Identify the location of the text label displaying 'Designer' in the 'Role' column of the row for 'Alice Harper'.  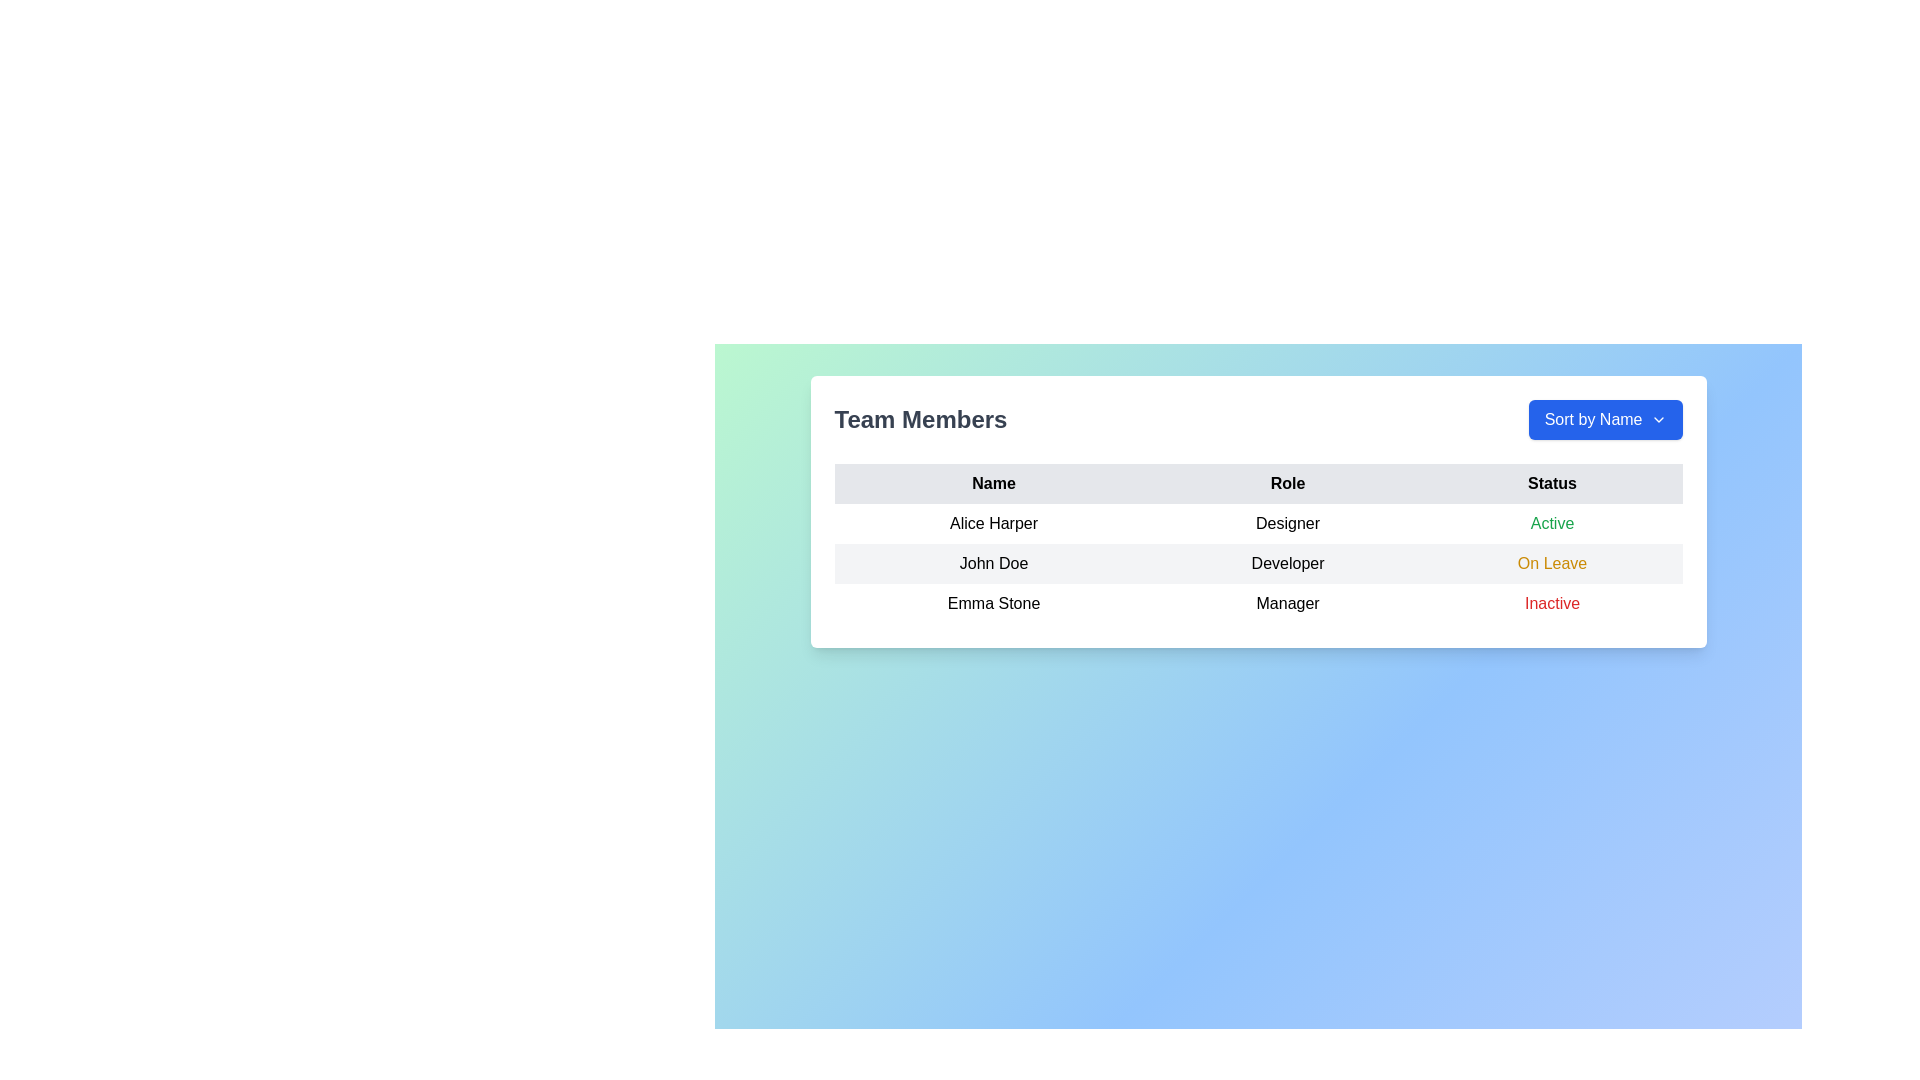
(1288, 523).